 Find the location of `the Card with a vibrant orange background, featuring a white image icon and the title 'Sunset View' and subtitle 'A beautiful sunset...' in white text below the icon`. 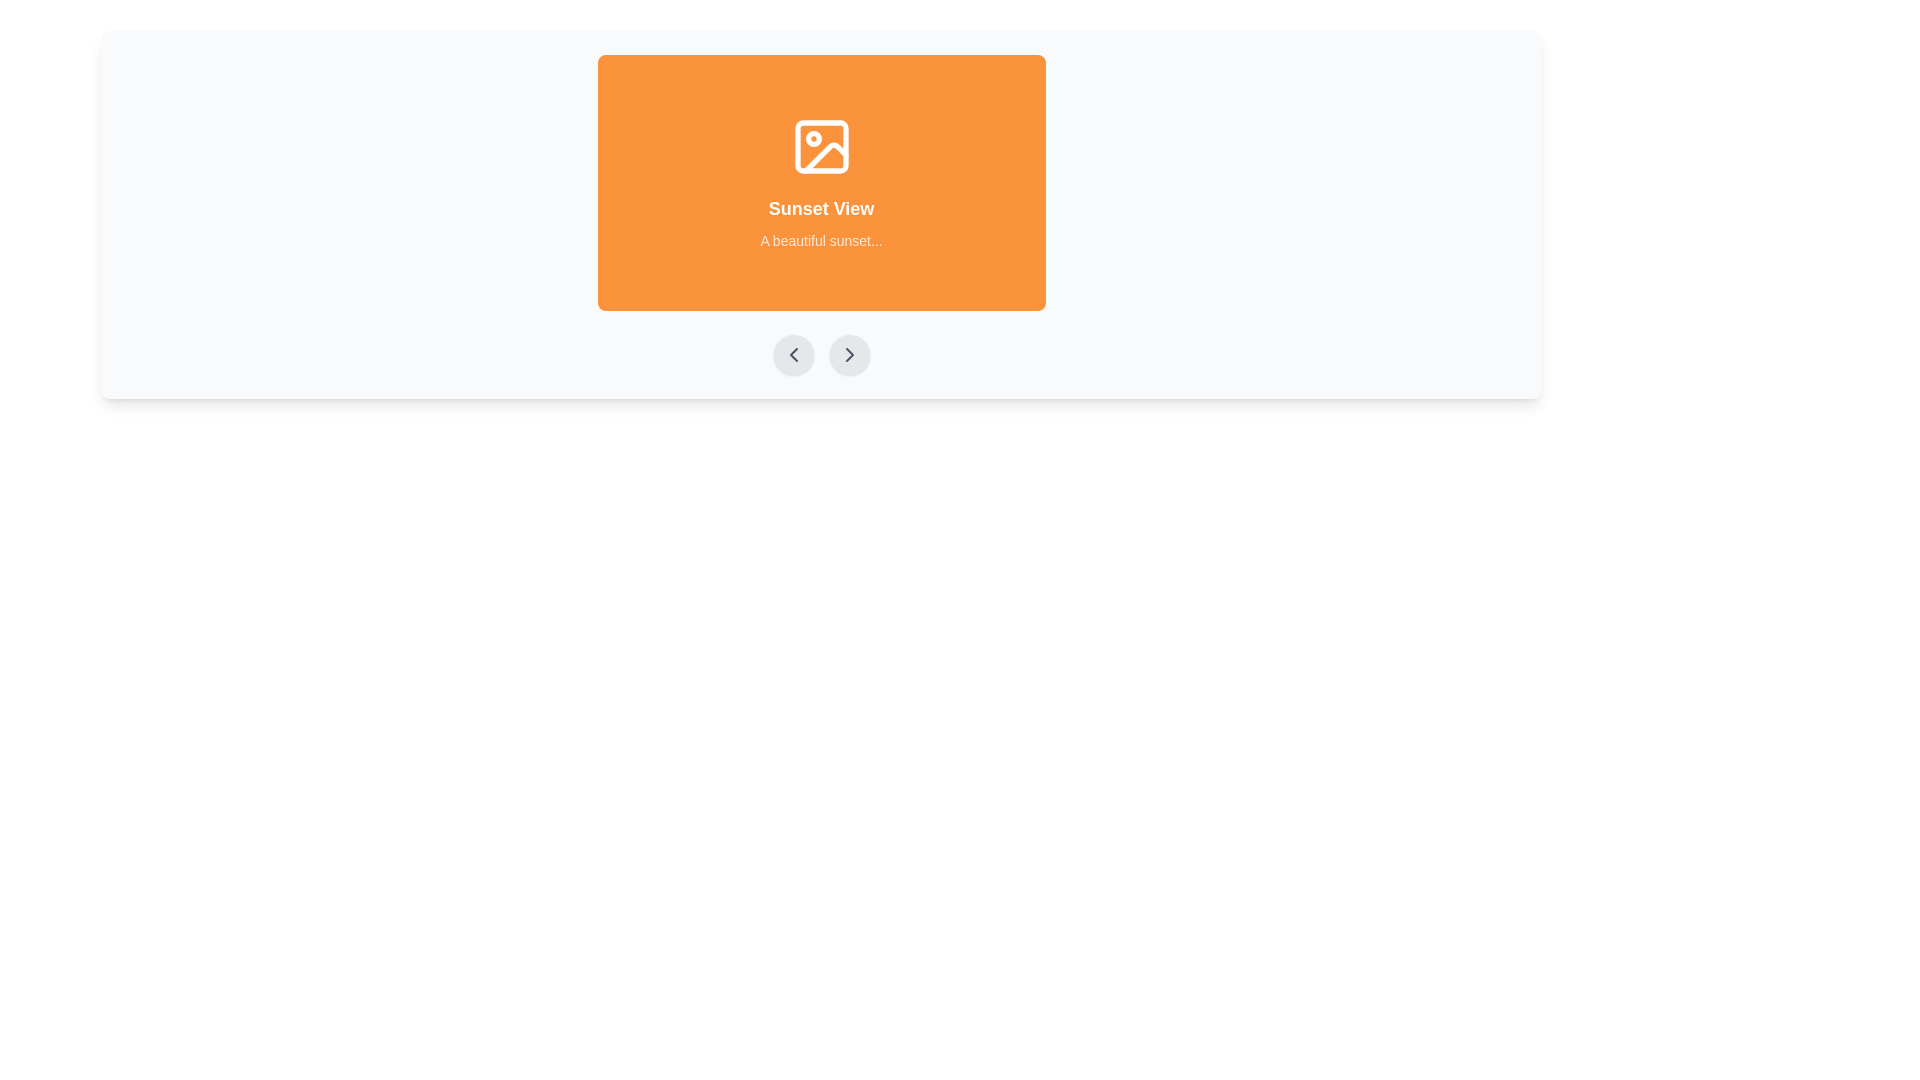

the Card with a vibrant orange background, featuring a white image icon and the title 'Sunset View' and subtitle 'A beautiful sunset...' in white text below the icon is located at coordinates (821, 182).